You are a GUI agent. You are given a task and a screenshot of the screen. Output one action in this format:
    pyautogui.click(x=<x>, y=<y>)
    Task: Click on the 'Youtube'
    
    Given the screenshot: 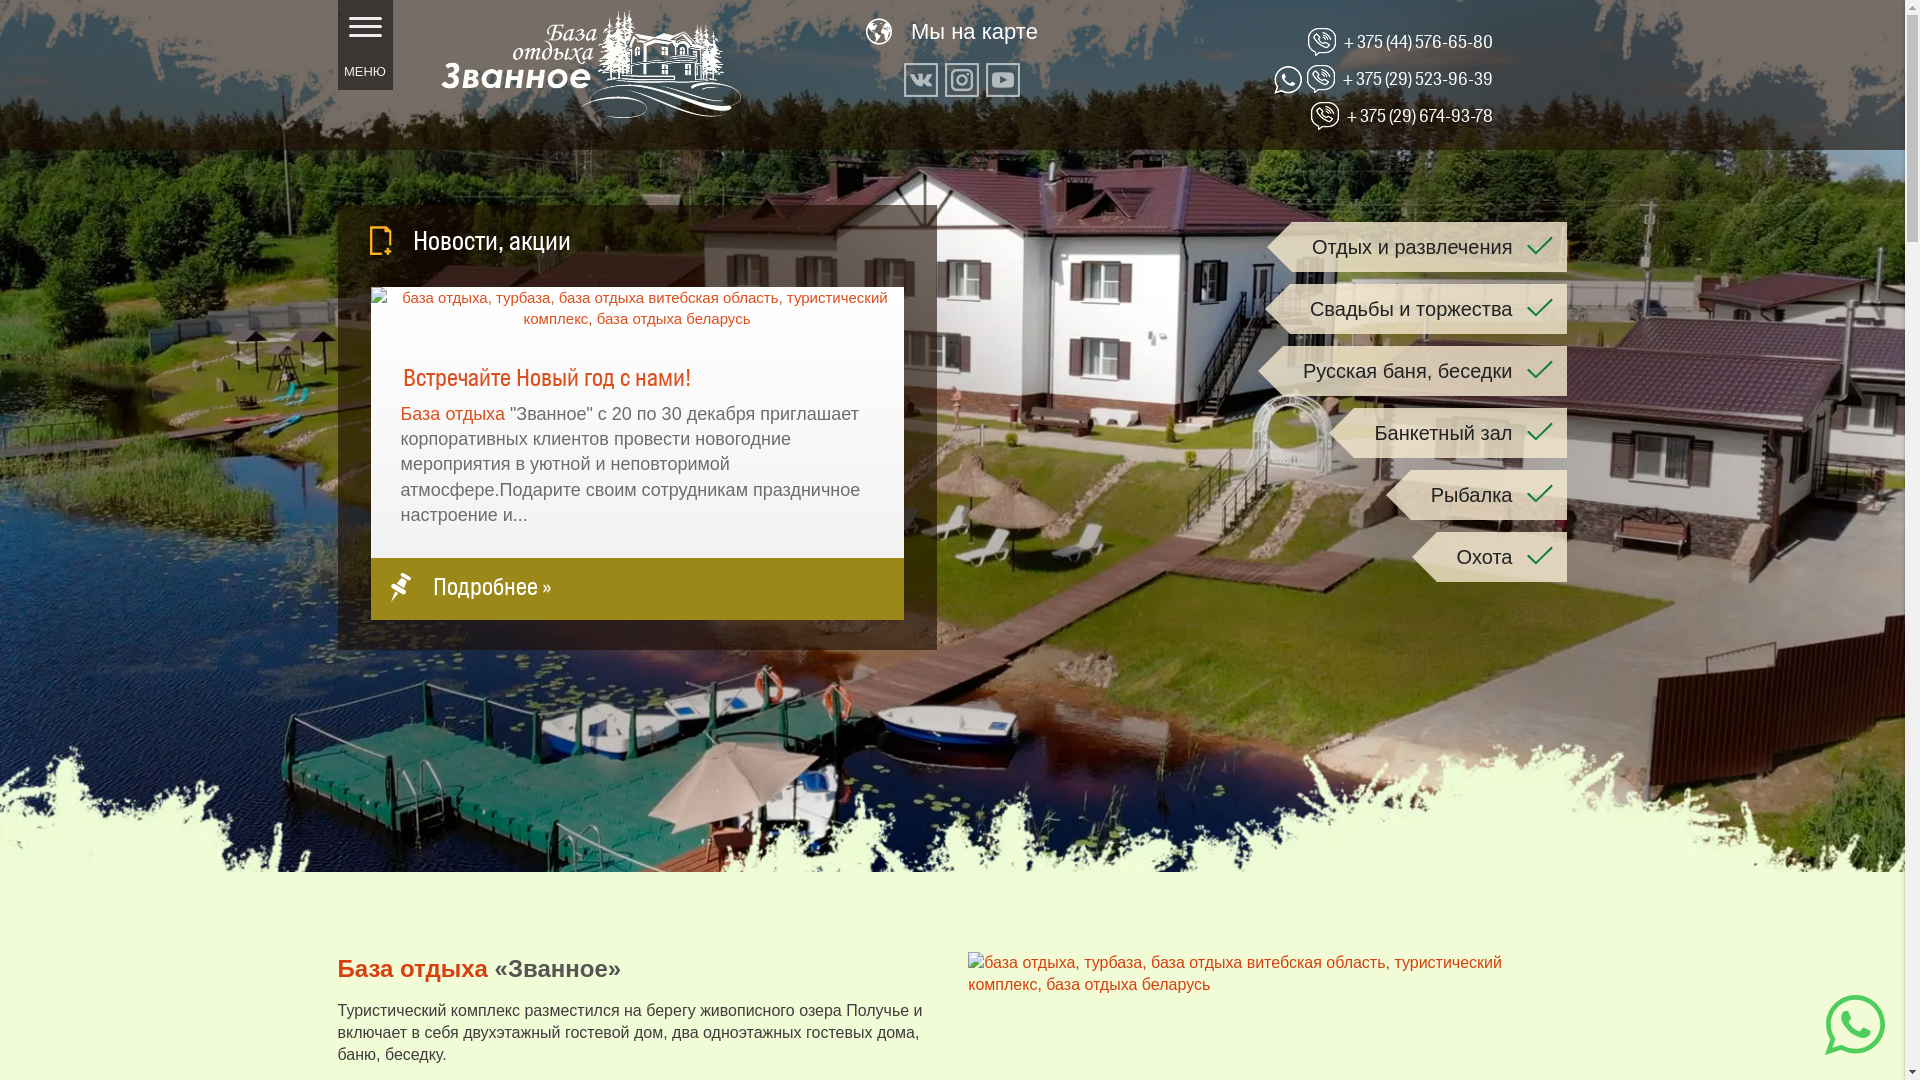 What is the action you would take?
    pyautogui.click(x=1003, y=79)
    